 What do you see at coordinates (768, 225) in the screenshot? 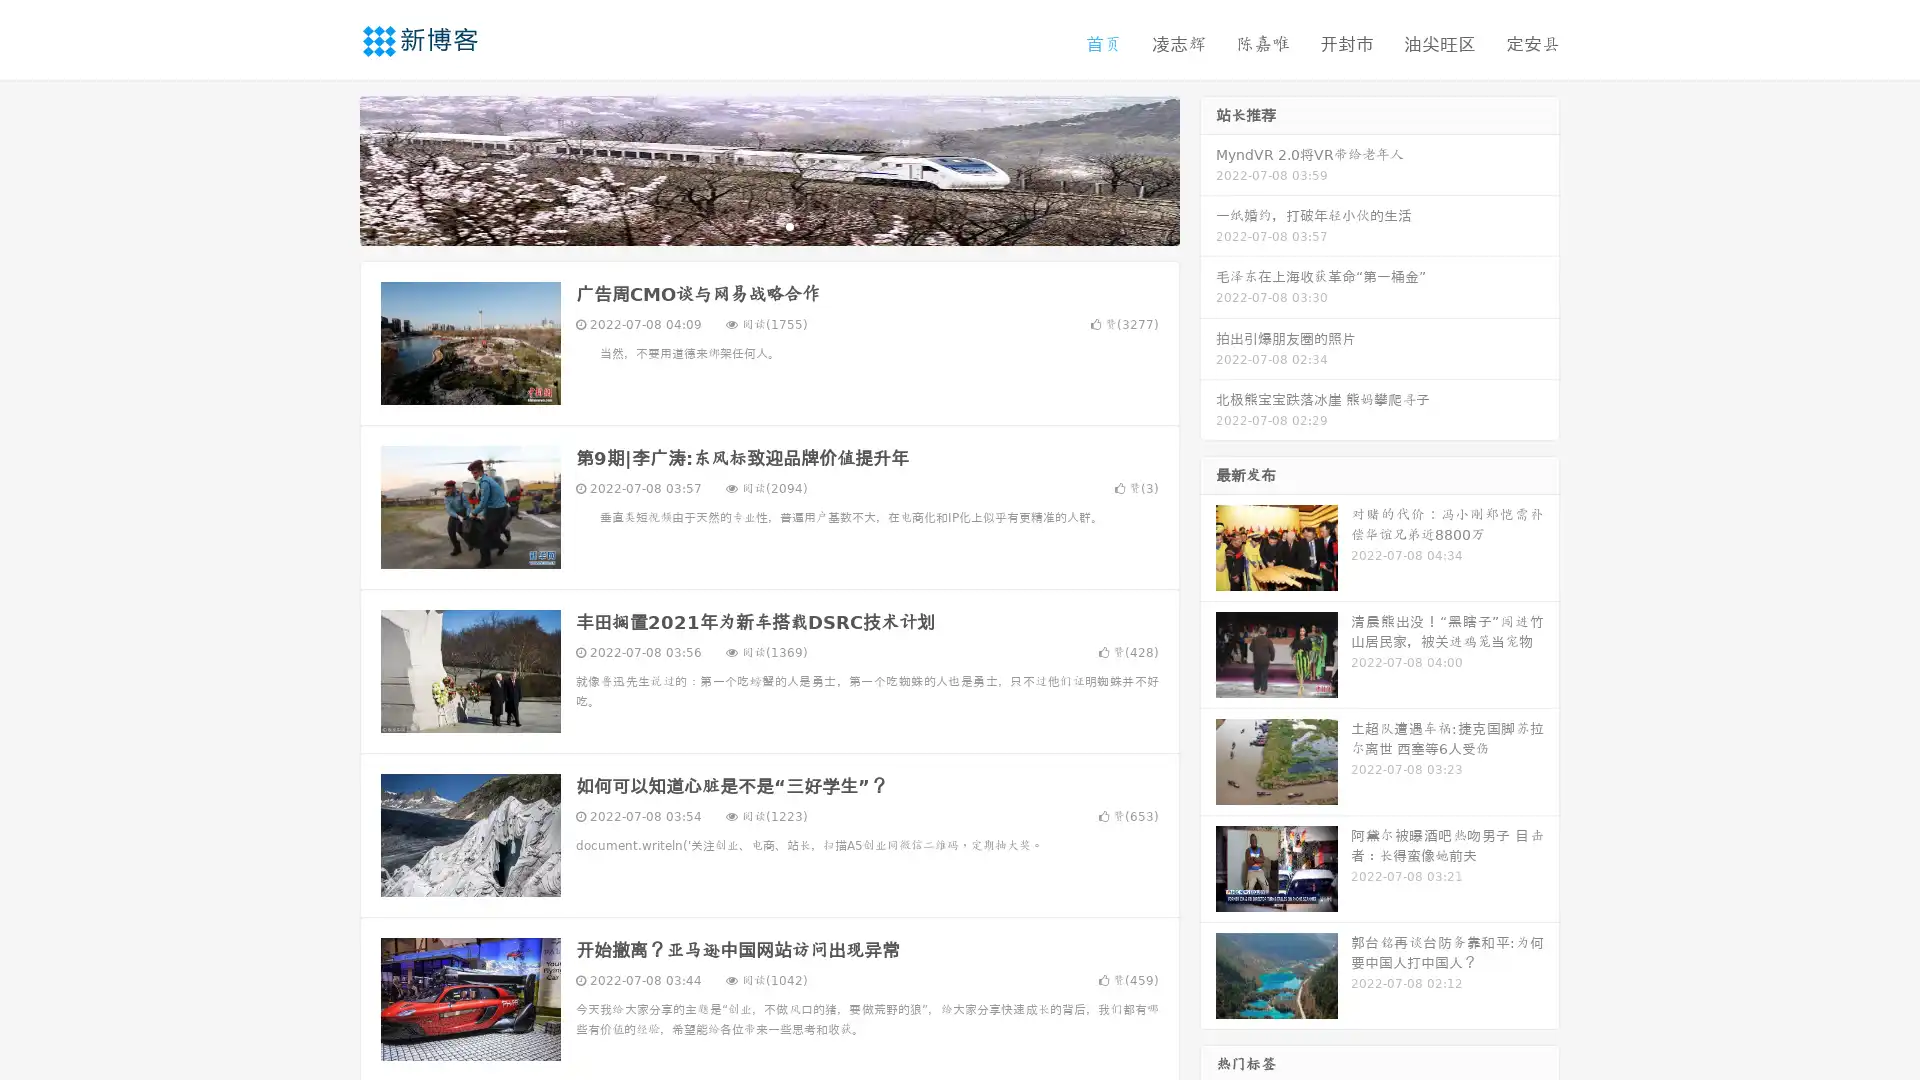
I see `Go to slide 2` at bounding box center [768, 225].